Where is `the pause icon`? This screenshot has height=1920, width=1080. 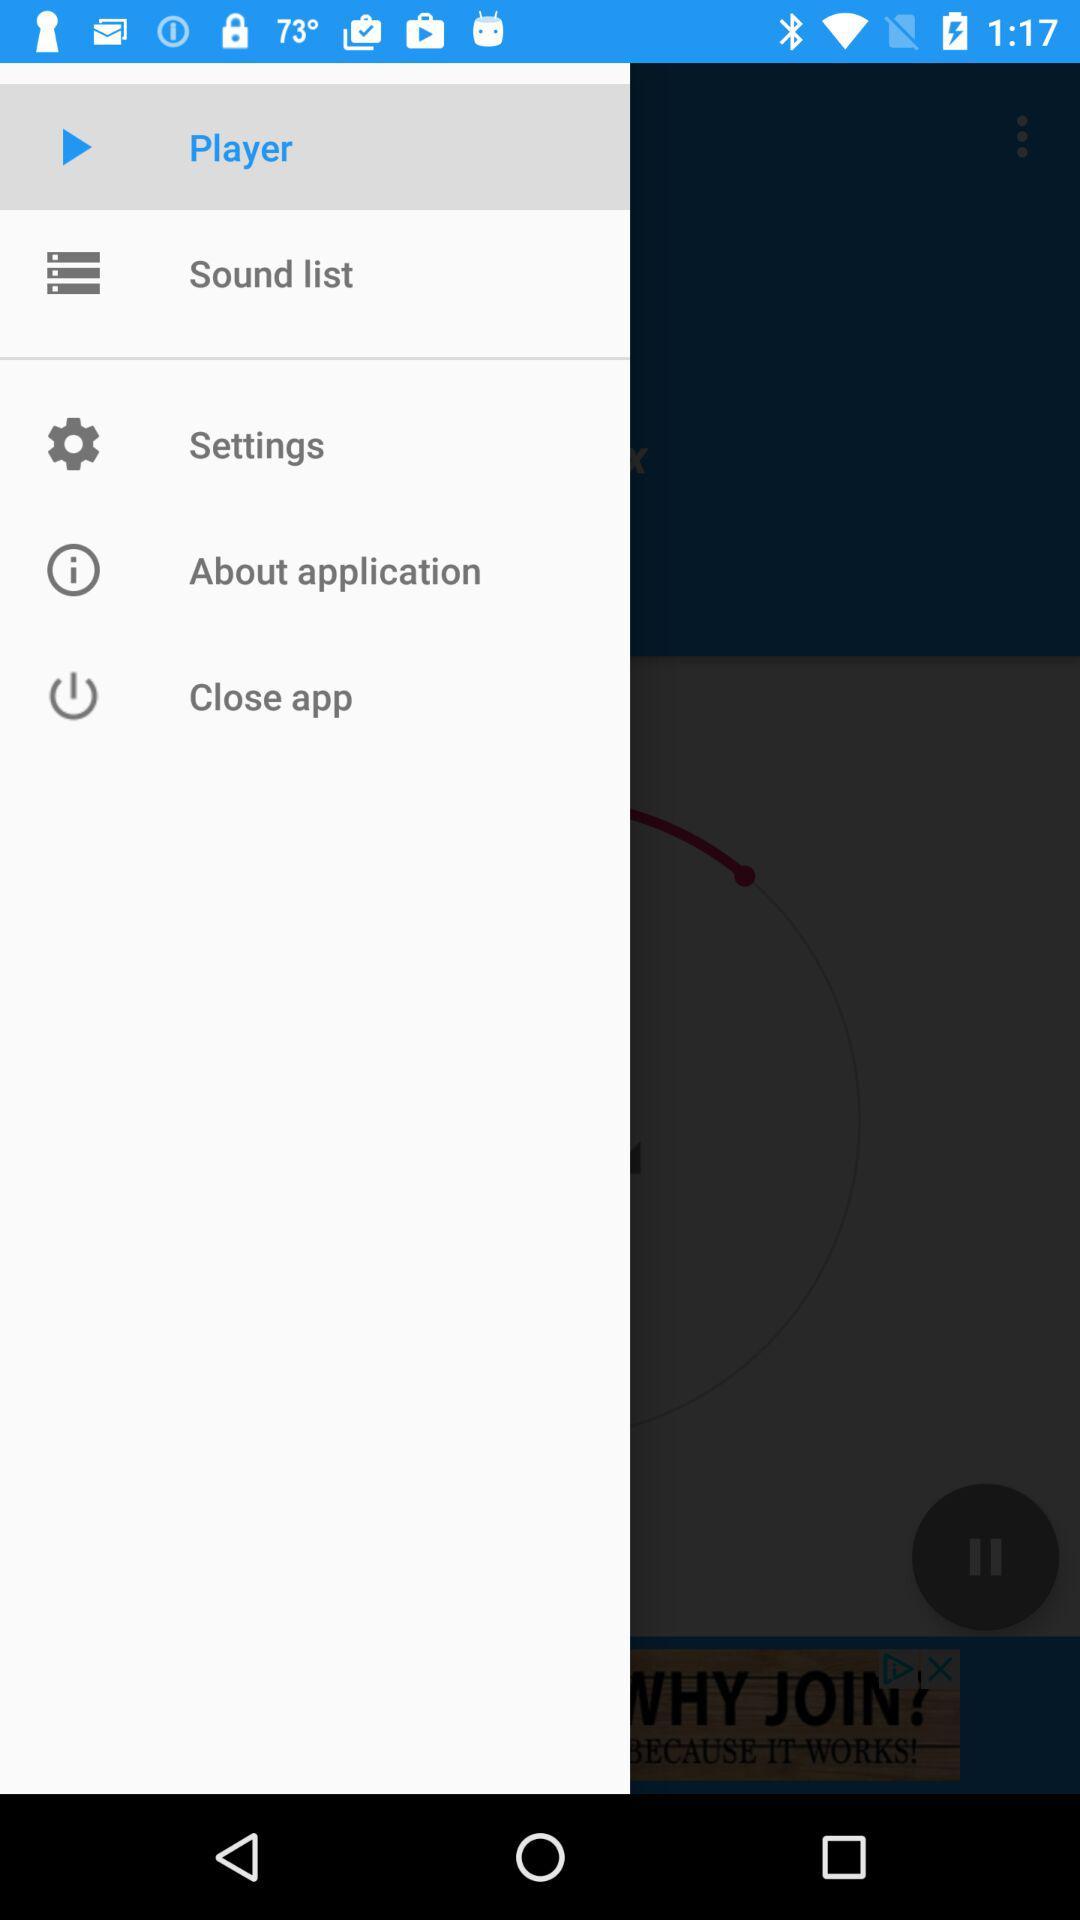
the pause icon is located at coordinates (984, 1555).